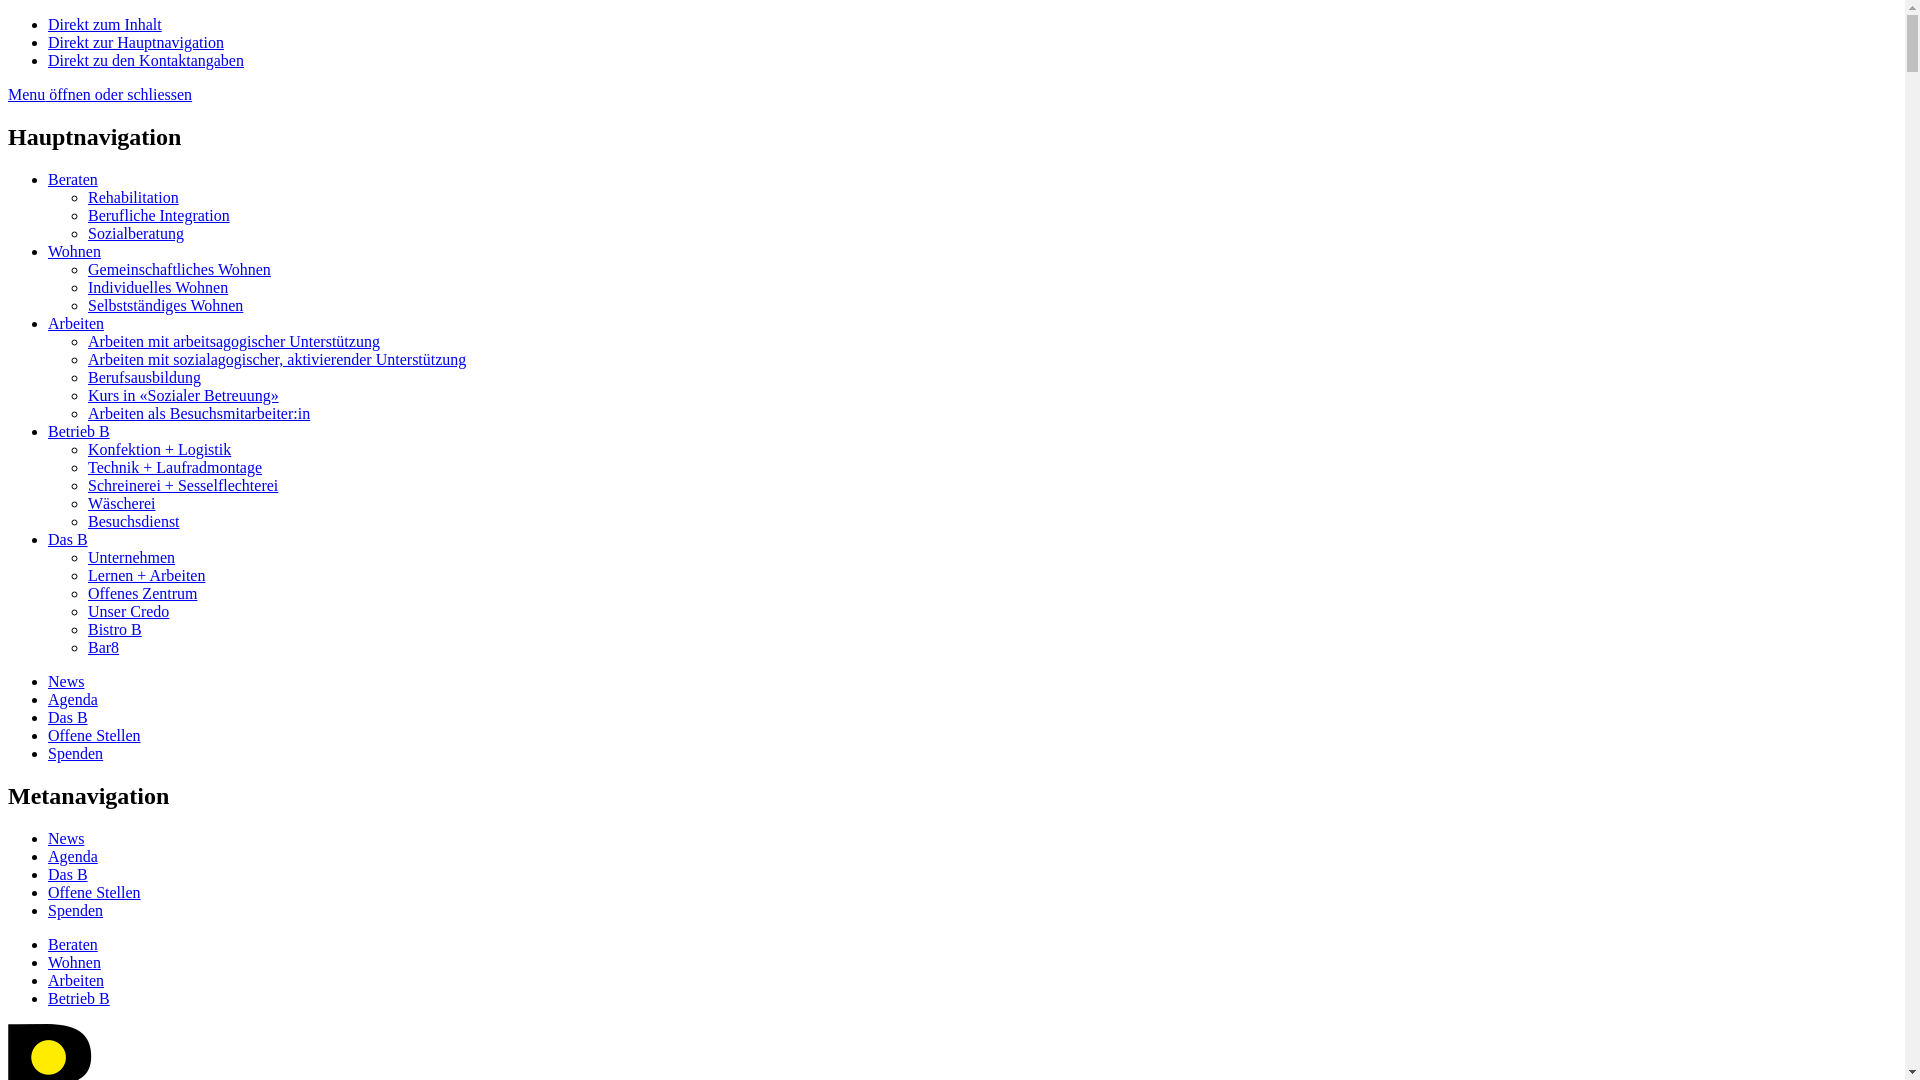 This screenshot has width=1920, height=1080. I want to click on 'Unternehmen', so click(130, 557).